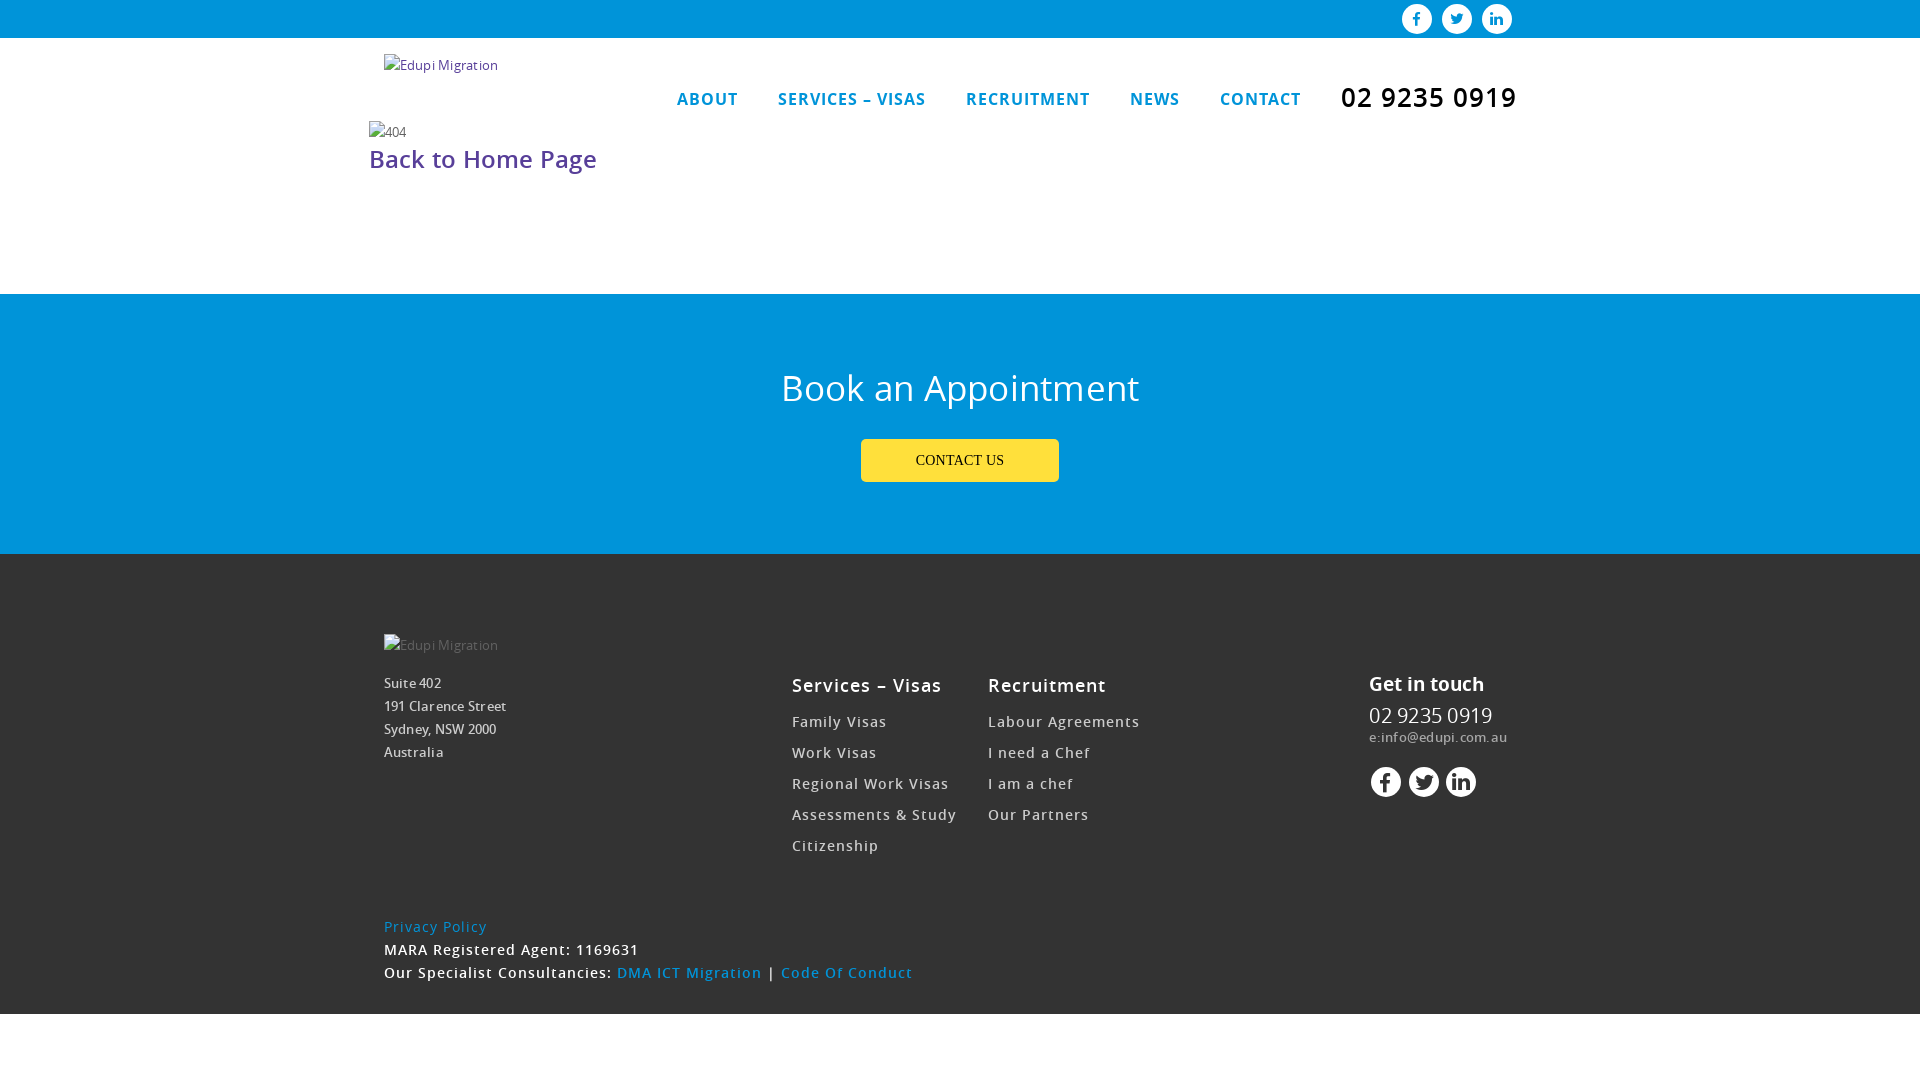  What do you see at coordinates (434, 926) in the screenshot?
I see `'Privacy Policy'` at bounding box center [434, 926].